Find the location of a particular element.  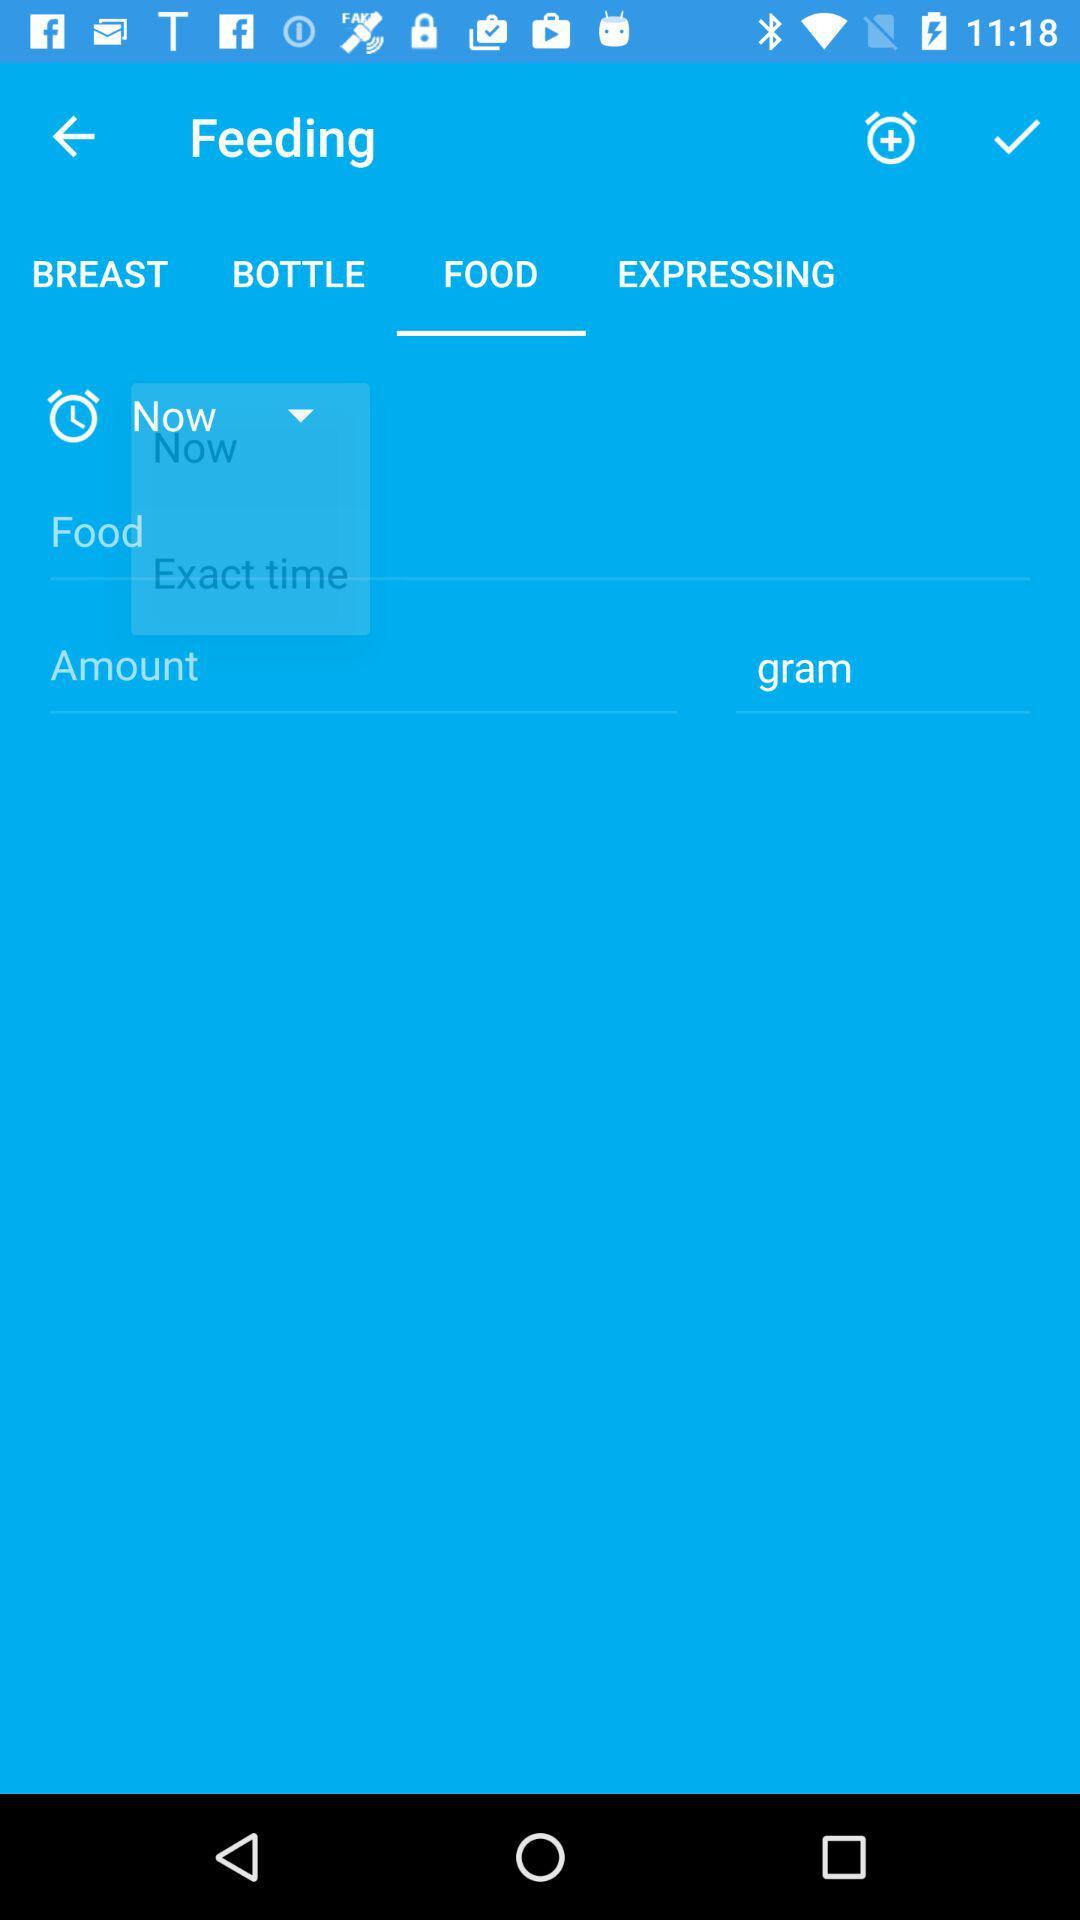

food for view is located at coordinates (540, 548).